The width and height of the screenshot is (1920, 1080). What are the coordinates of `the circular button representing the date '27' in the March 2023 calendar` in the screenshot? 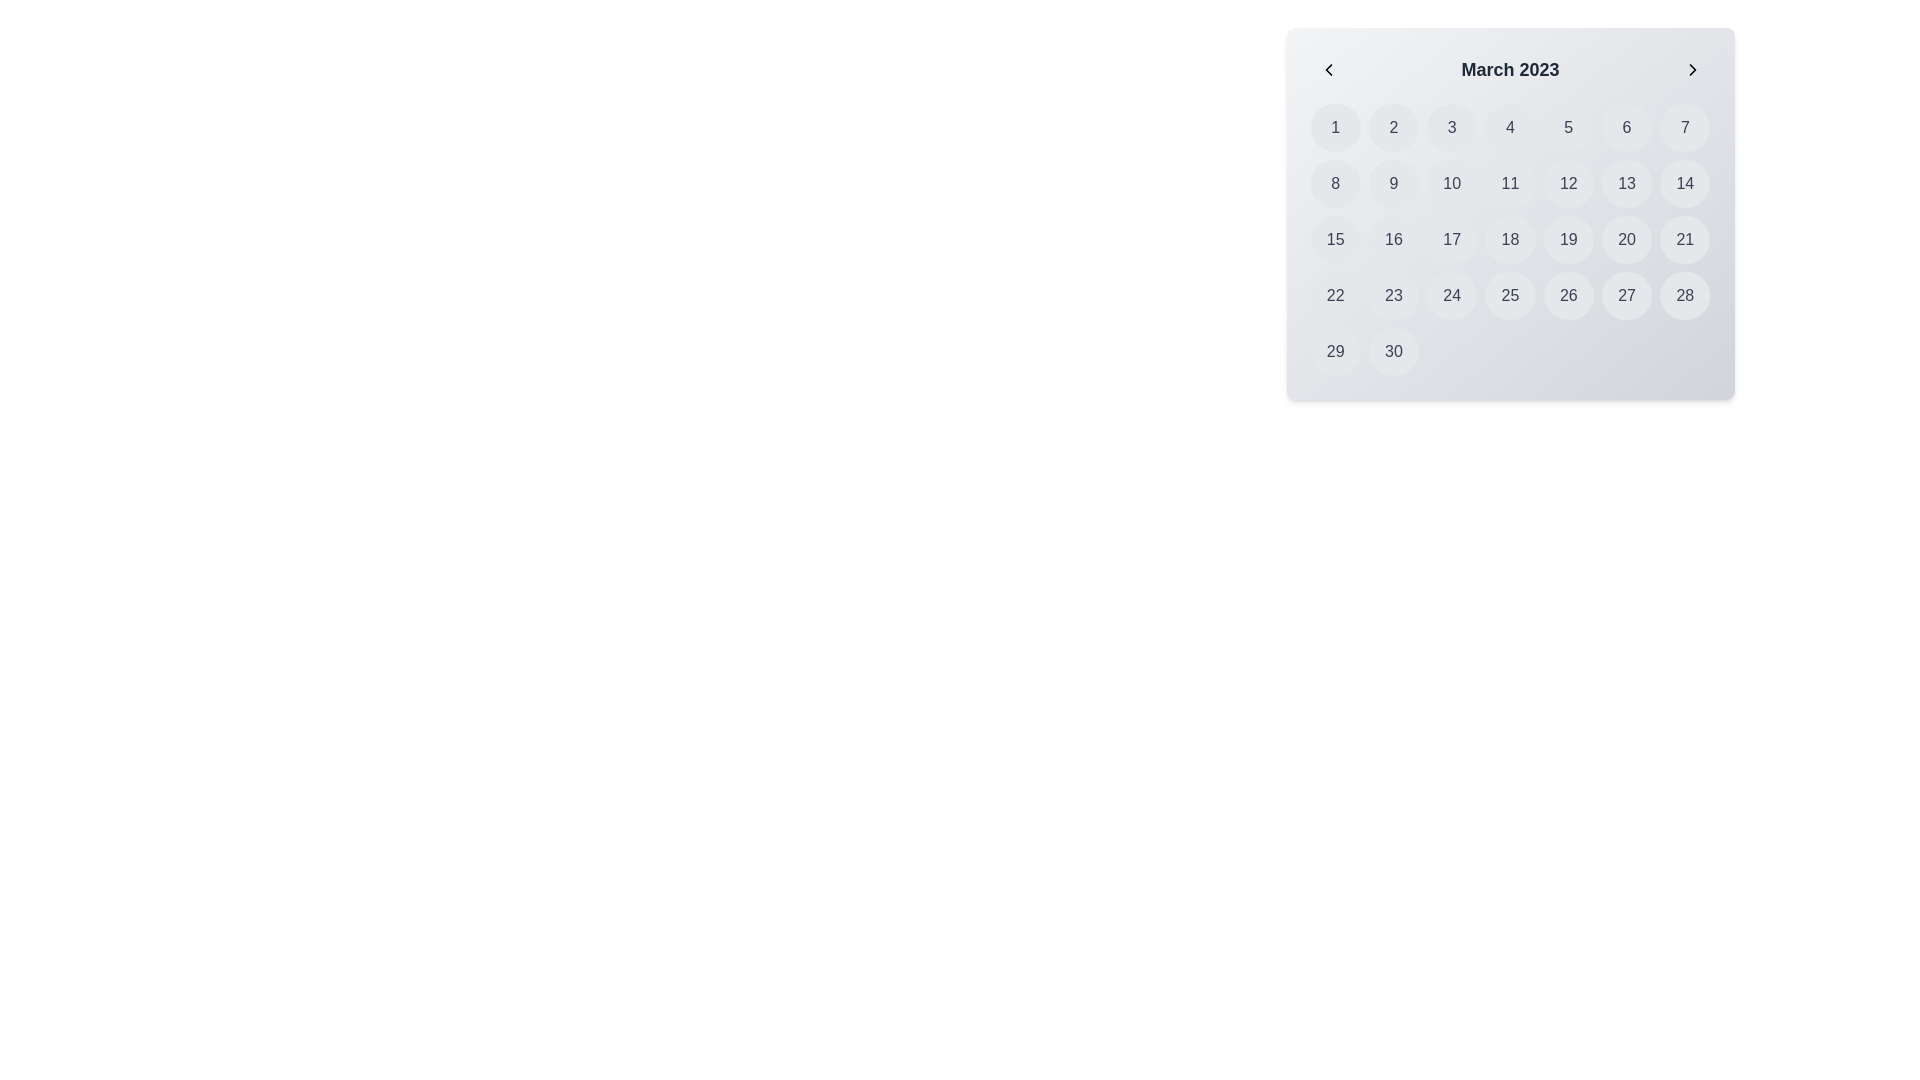 It's located at (1627, 296).